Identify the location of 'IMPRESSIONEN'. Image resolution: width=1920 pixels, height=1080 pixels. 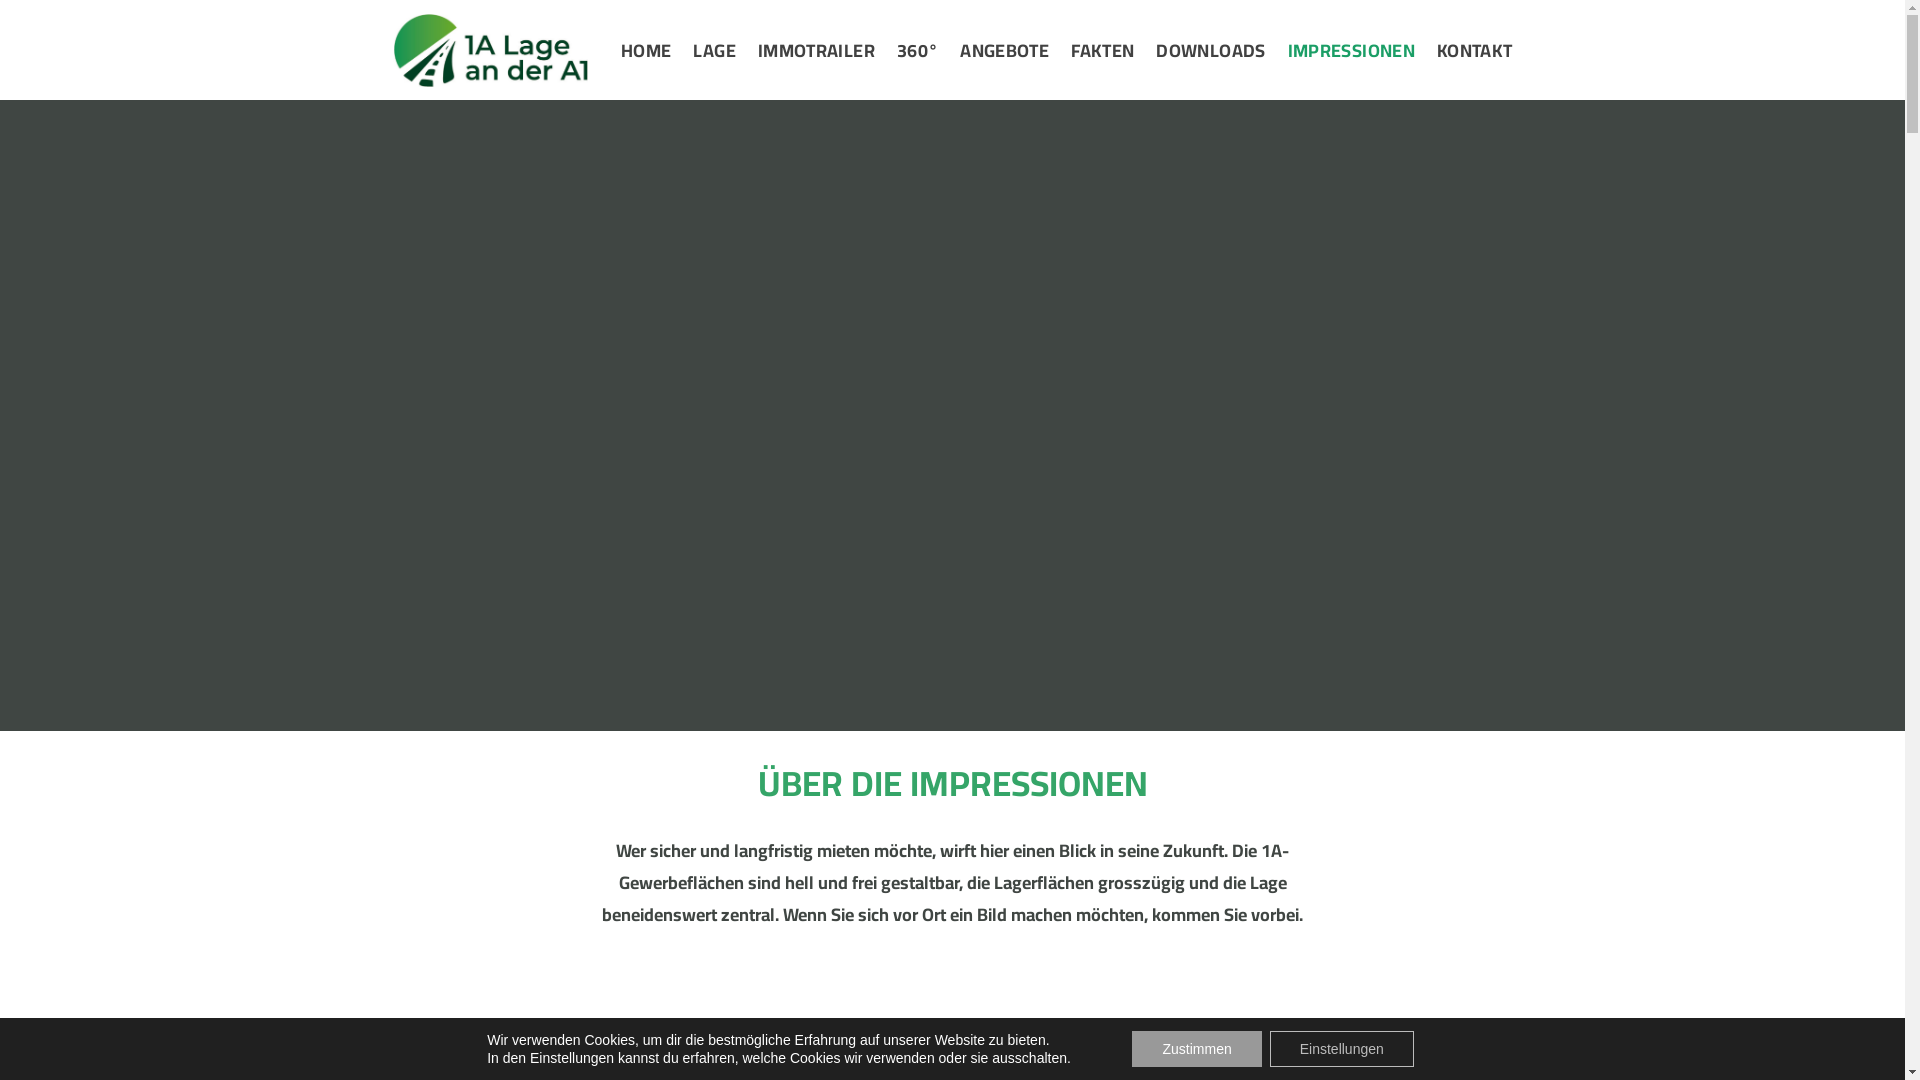
(1351, 49).